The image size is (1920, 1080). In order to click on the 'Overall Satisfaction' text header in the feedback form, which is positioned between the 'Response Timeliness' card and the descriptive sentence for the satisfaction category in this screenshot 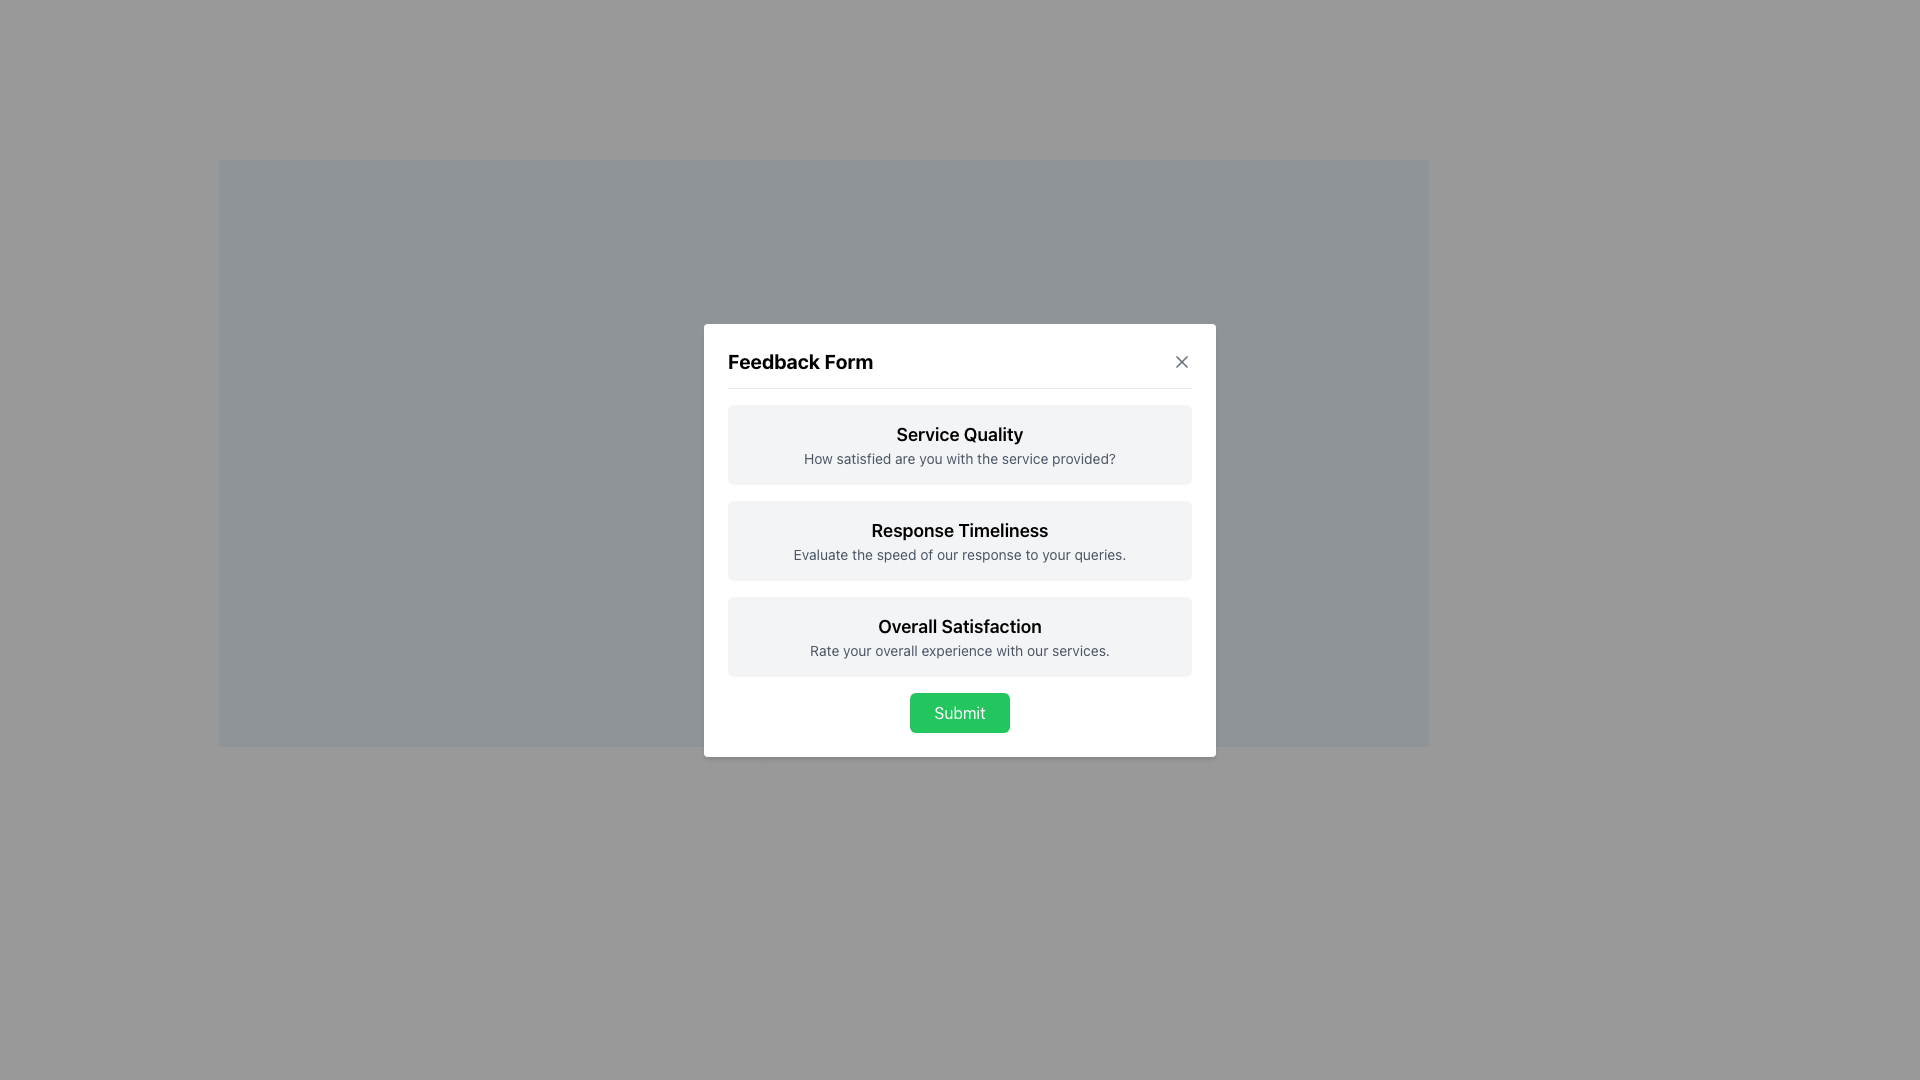, I will do `click(960, 624)`.